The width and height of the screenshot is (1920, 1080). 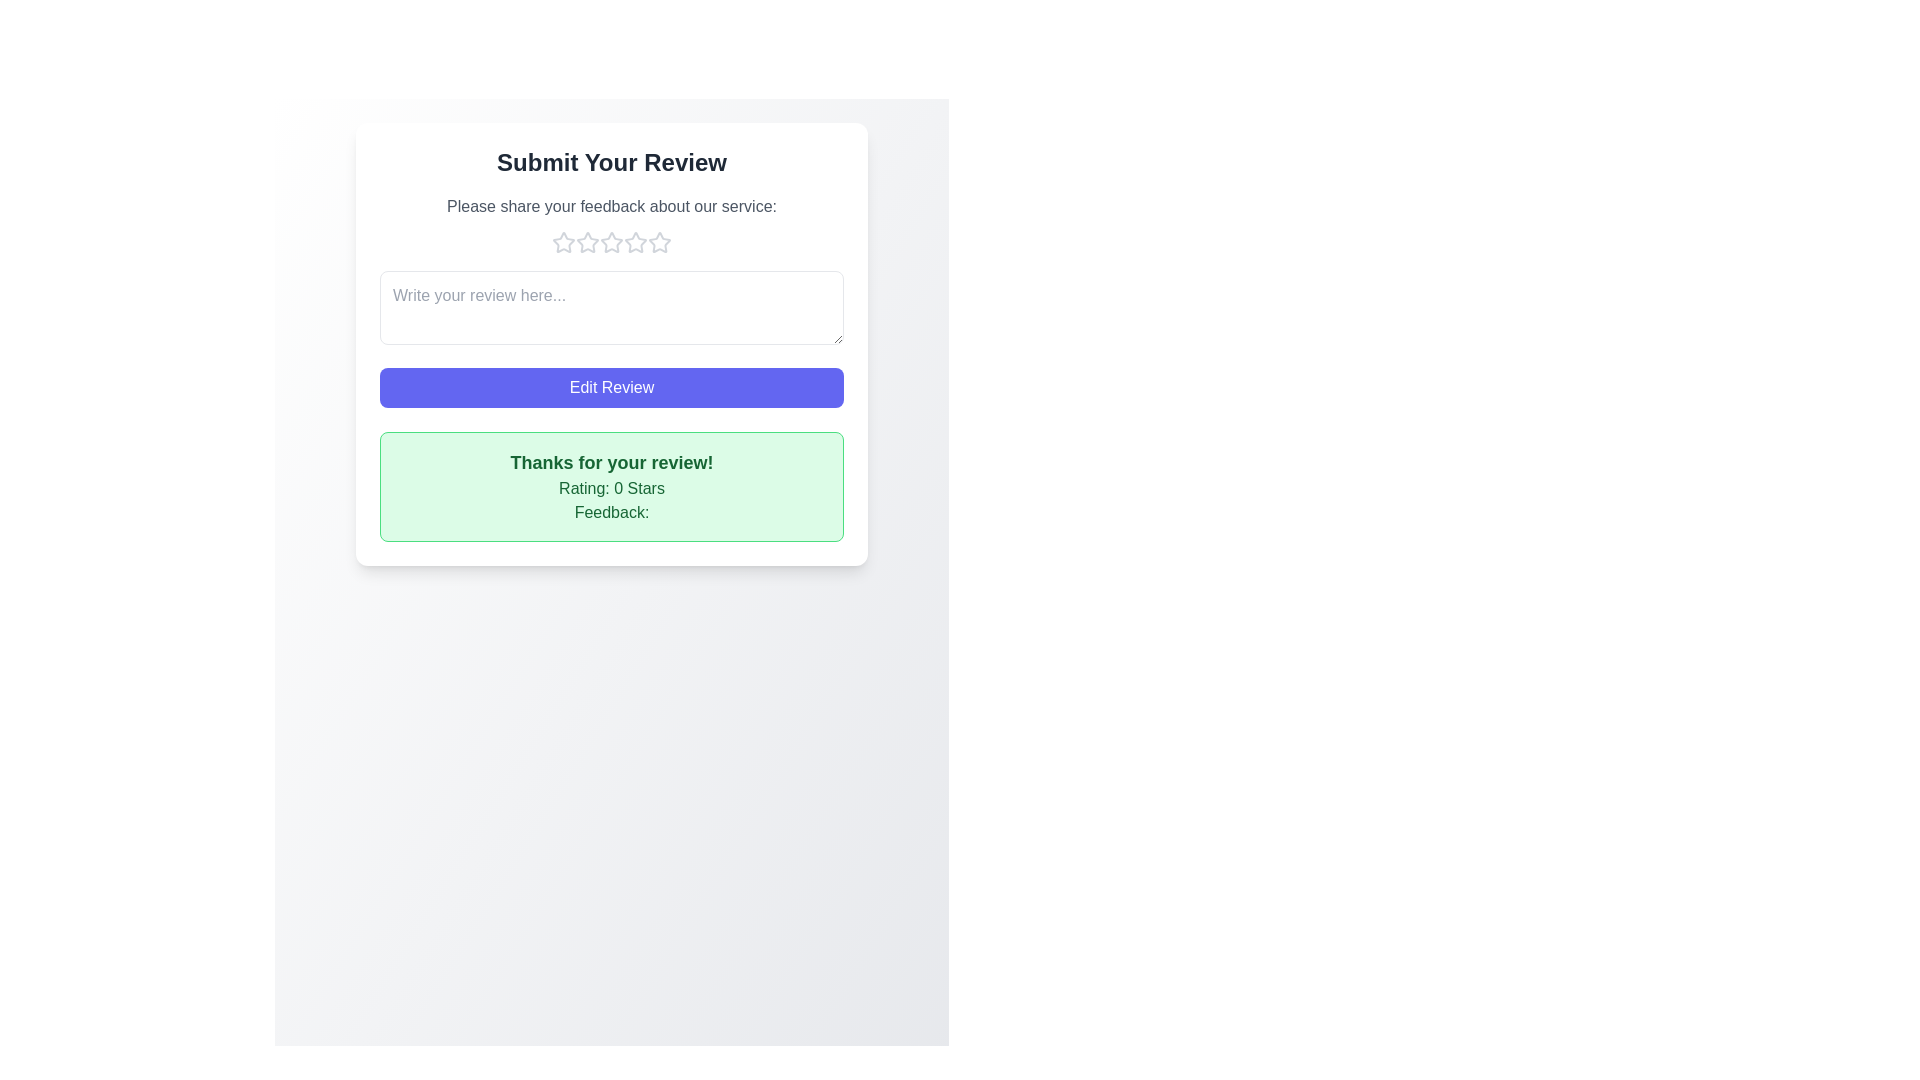 What do you see at coordinates (563, 242) in the screenshot?
I see `the star rating to 1 by clicking on the corresponding star` at bounding box center [563, 242].